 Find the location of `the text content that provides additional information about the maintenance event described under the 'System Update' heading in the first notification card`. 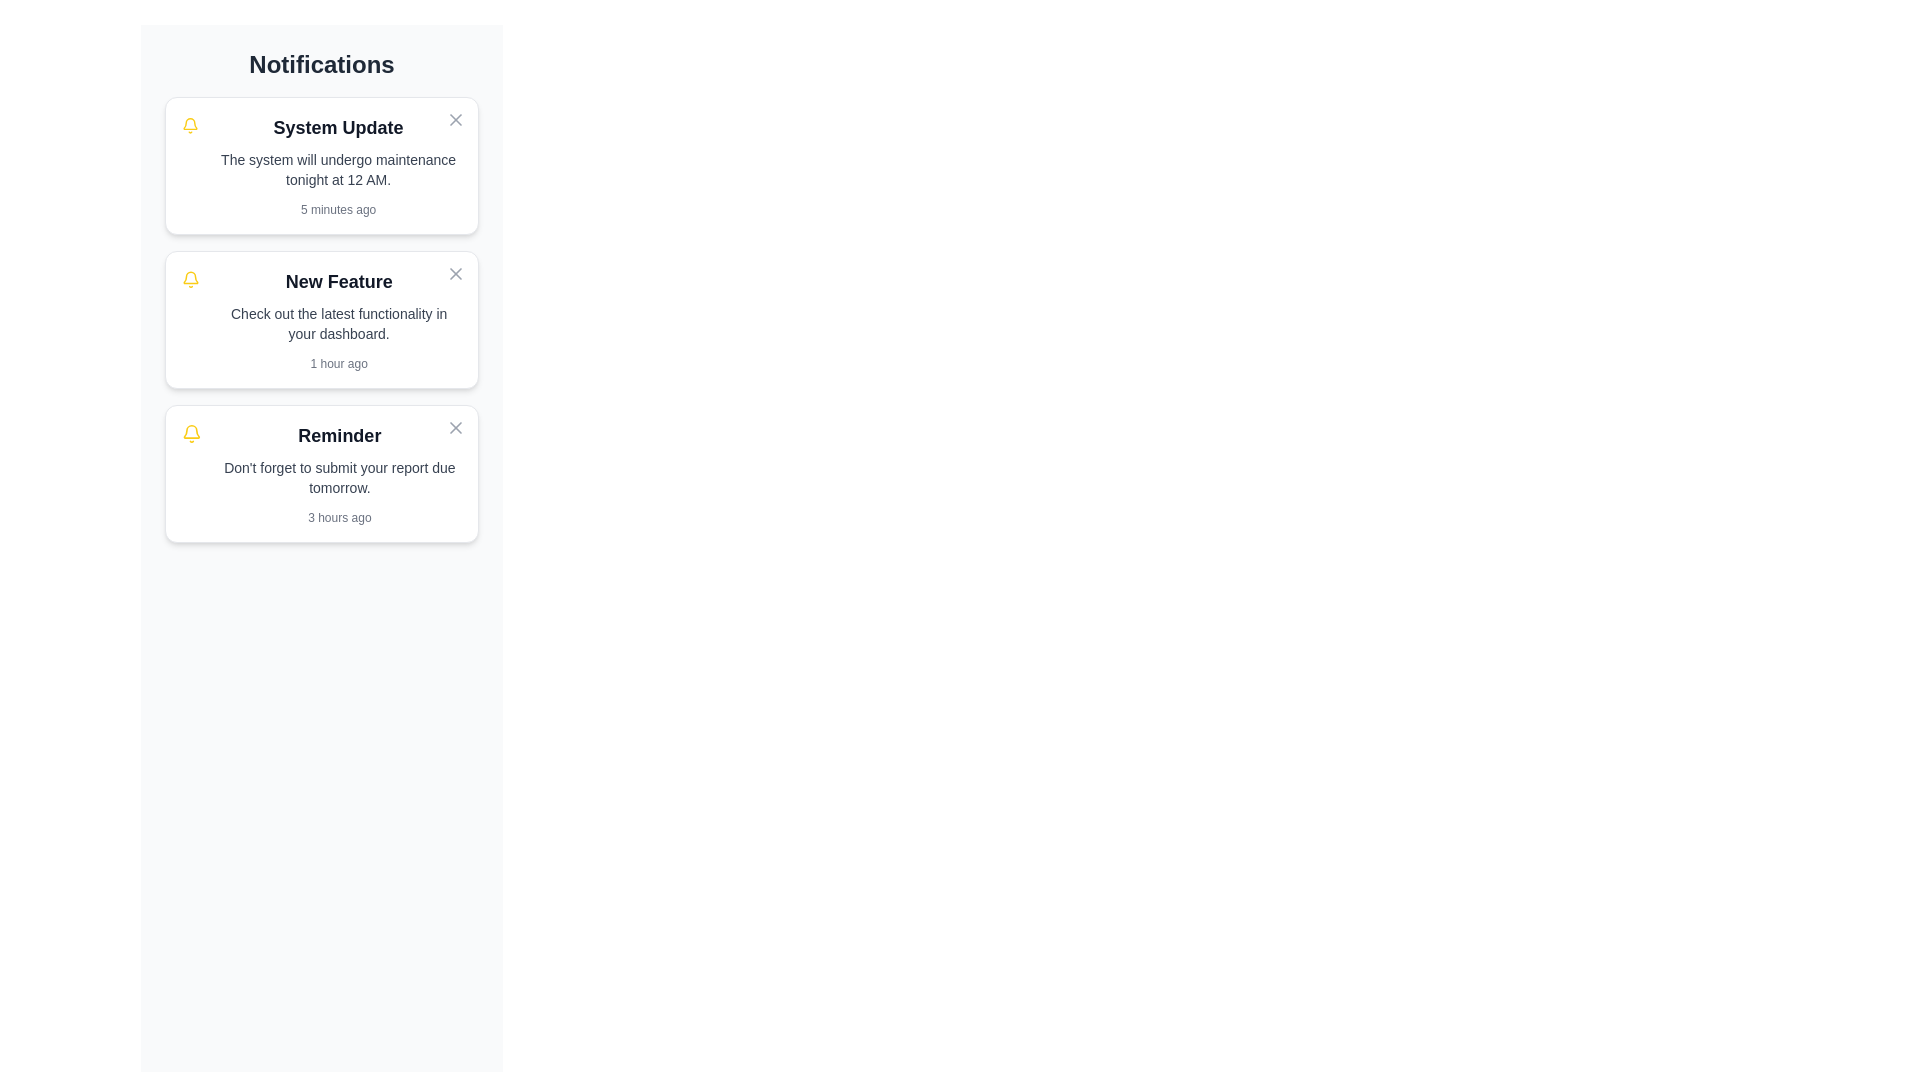

the text content that provides additional information about the maintenance event described under the 'System Update' heading in the first notification card is located at coordinates (338, 168).